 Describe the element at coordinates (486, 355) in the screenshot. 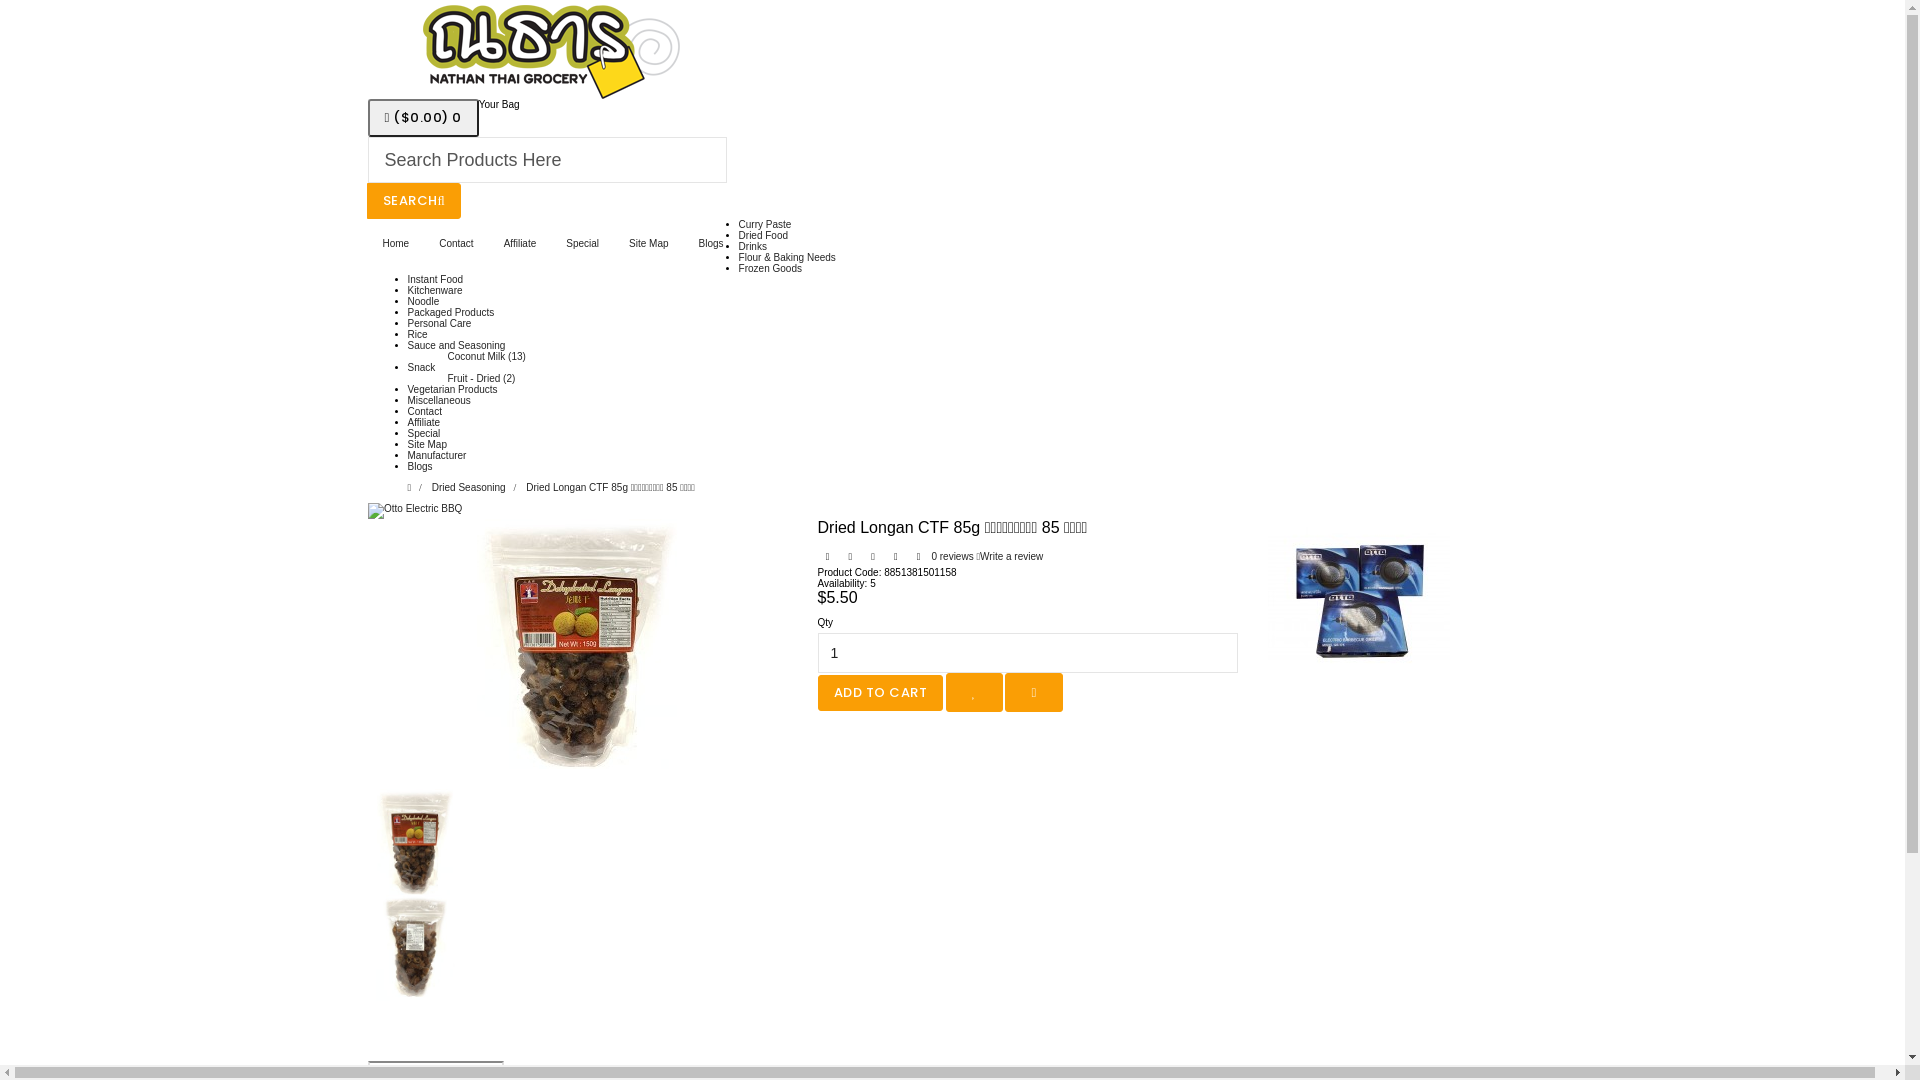

I see `'Coconut Milk (13)'` at that location.